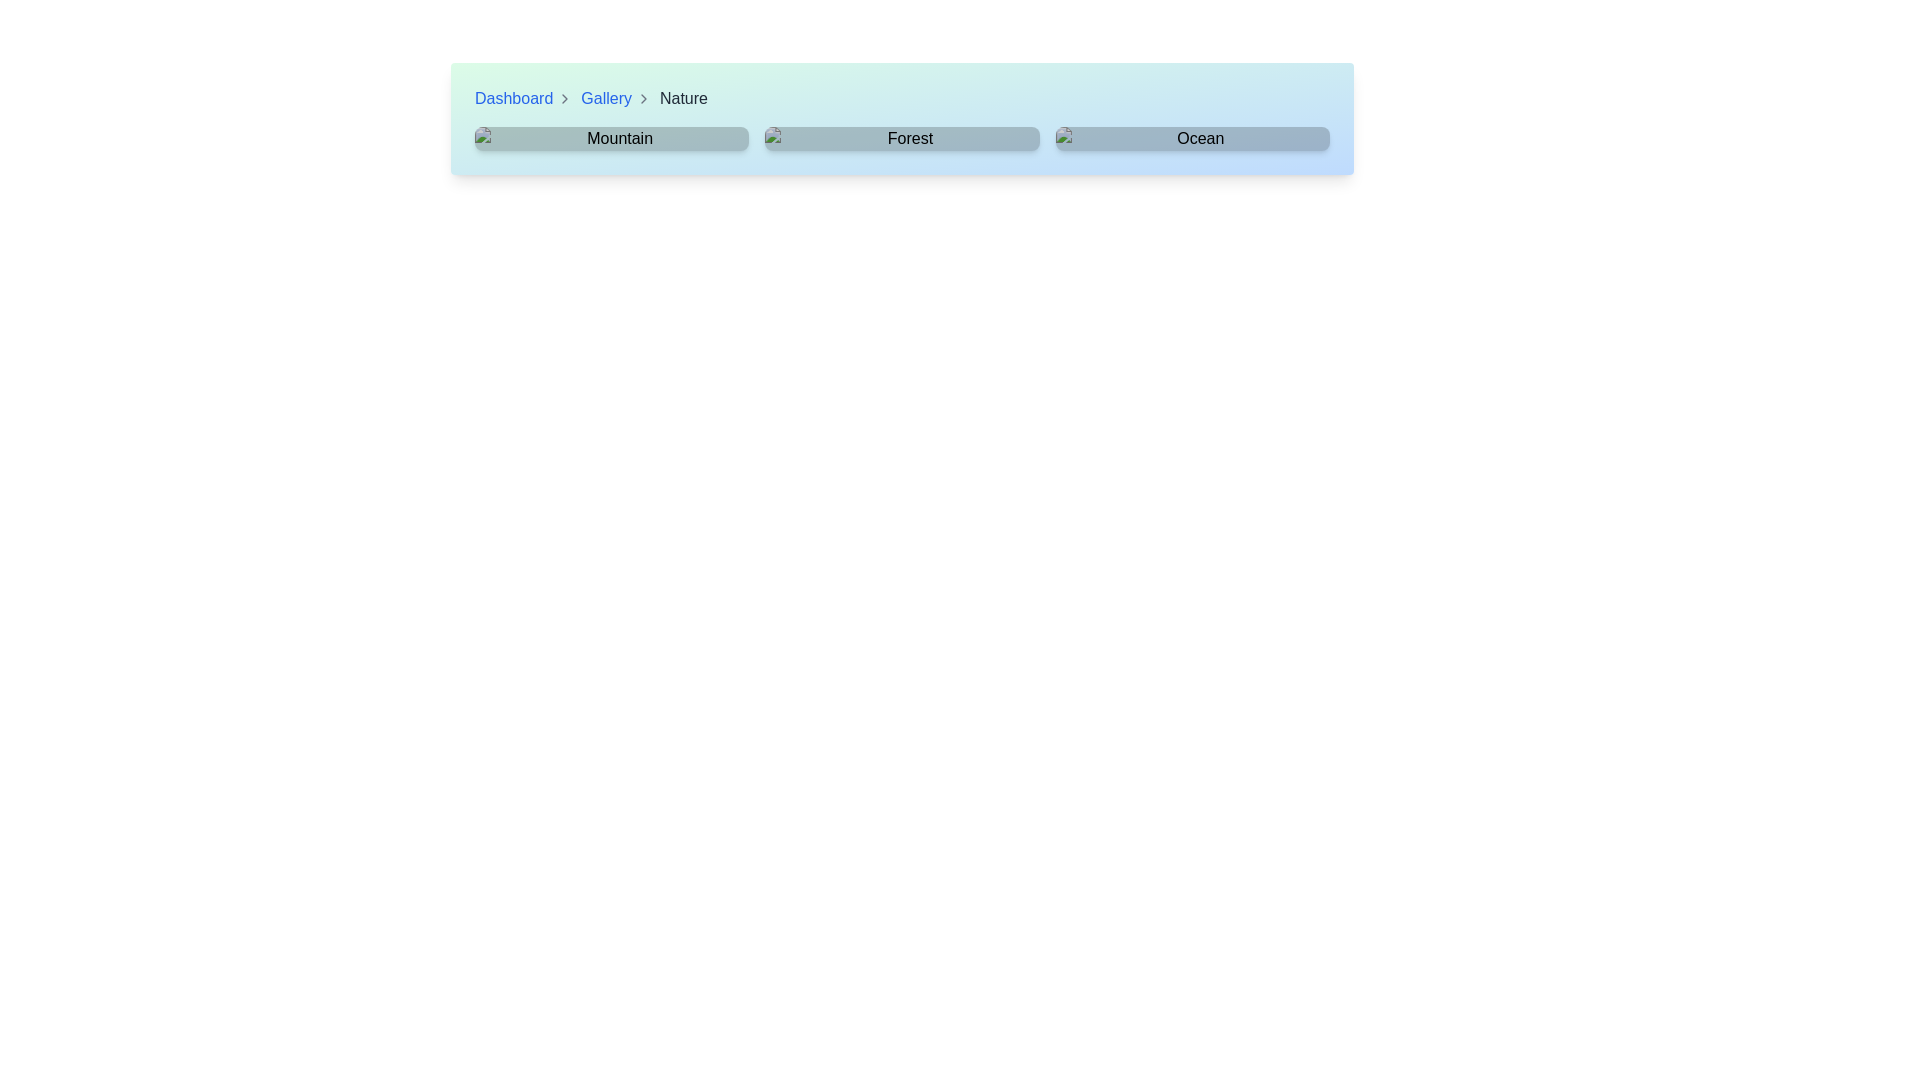 The width and height of the screenshot is (1920, 1080). I want to click on the text label indicating 'Nature' in the breadcrumb navigation, which reflects the current page context and is positioned after 'Gallery', so click(683, 99).